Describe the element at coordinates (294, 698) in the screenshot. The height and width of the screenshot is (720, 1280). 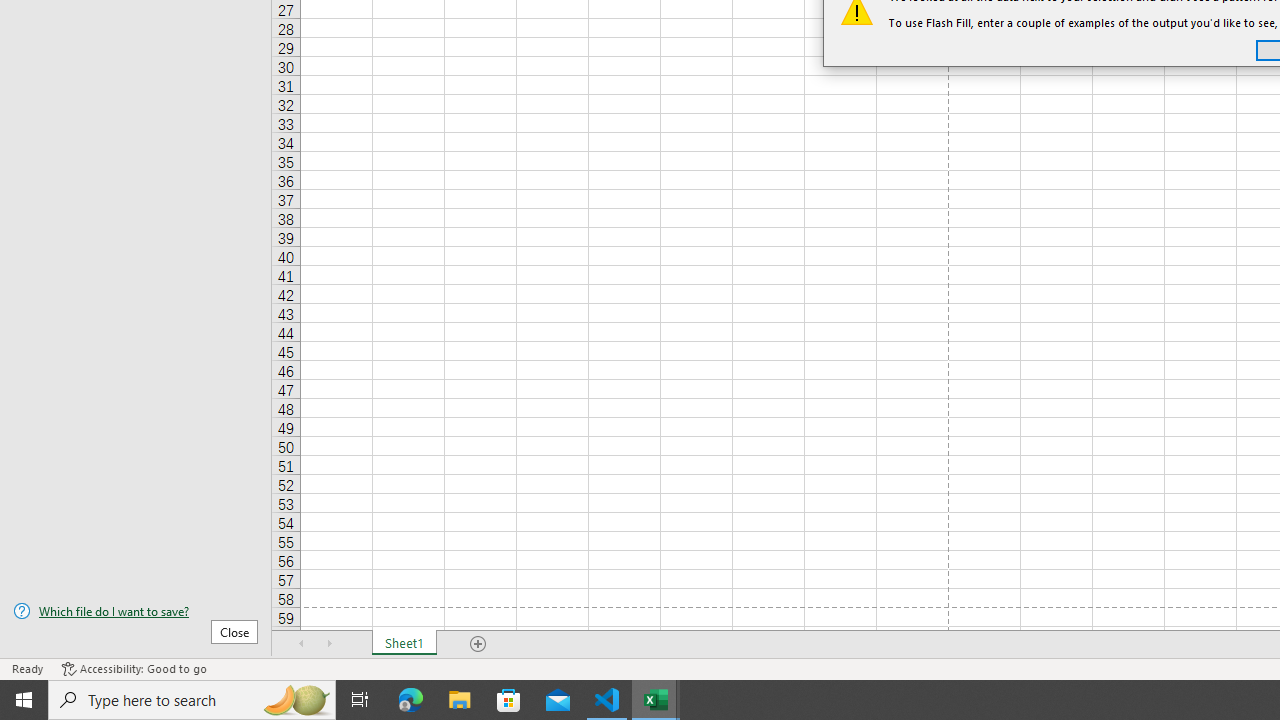
I see `'Search highlights icon opens search home window'` at that location.